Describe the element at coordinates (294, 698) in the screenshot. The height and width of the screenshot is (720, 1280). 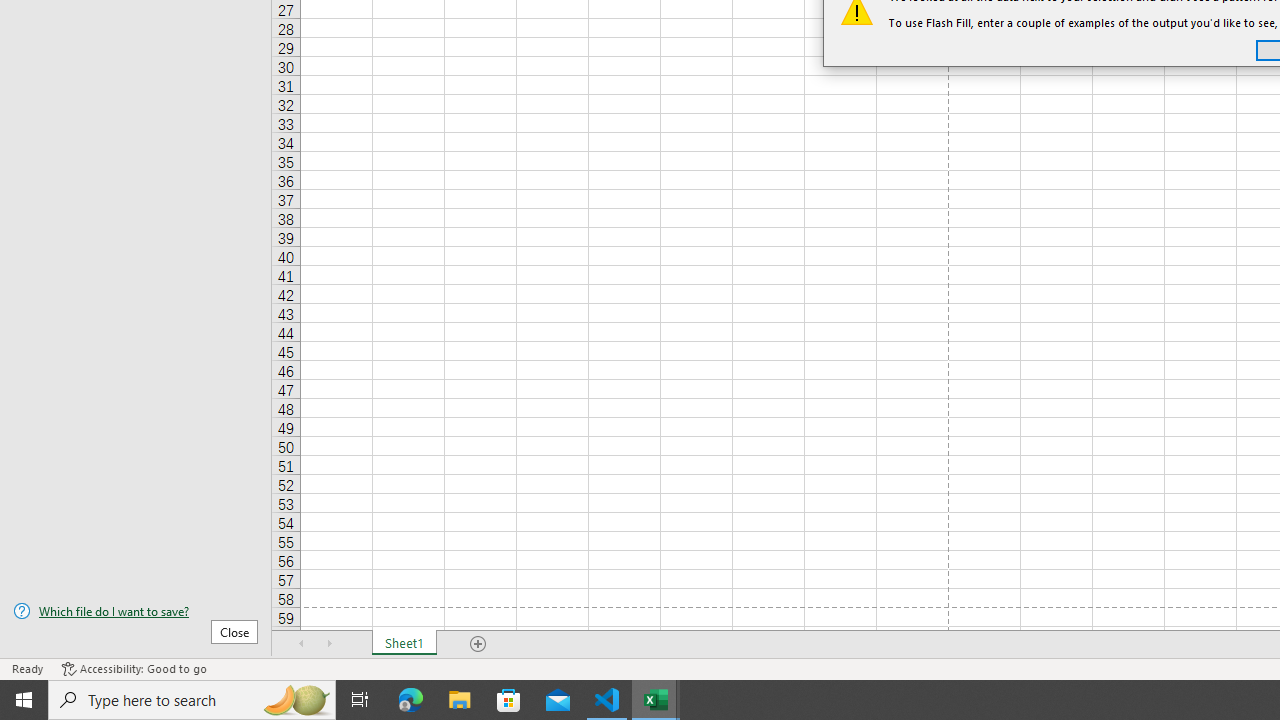
I see `'Search highlights icon opens search home window'` at that location.